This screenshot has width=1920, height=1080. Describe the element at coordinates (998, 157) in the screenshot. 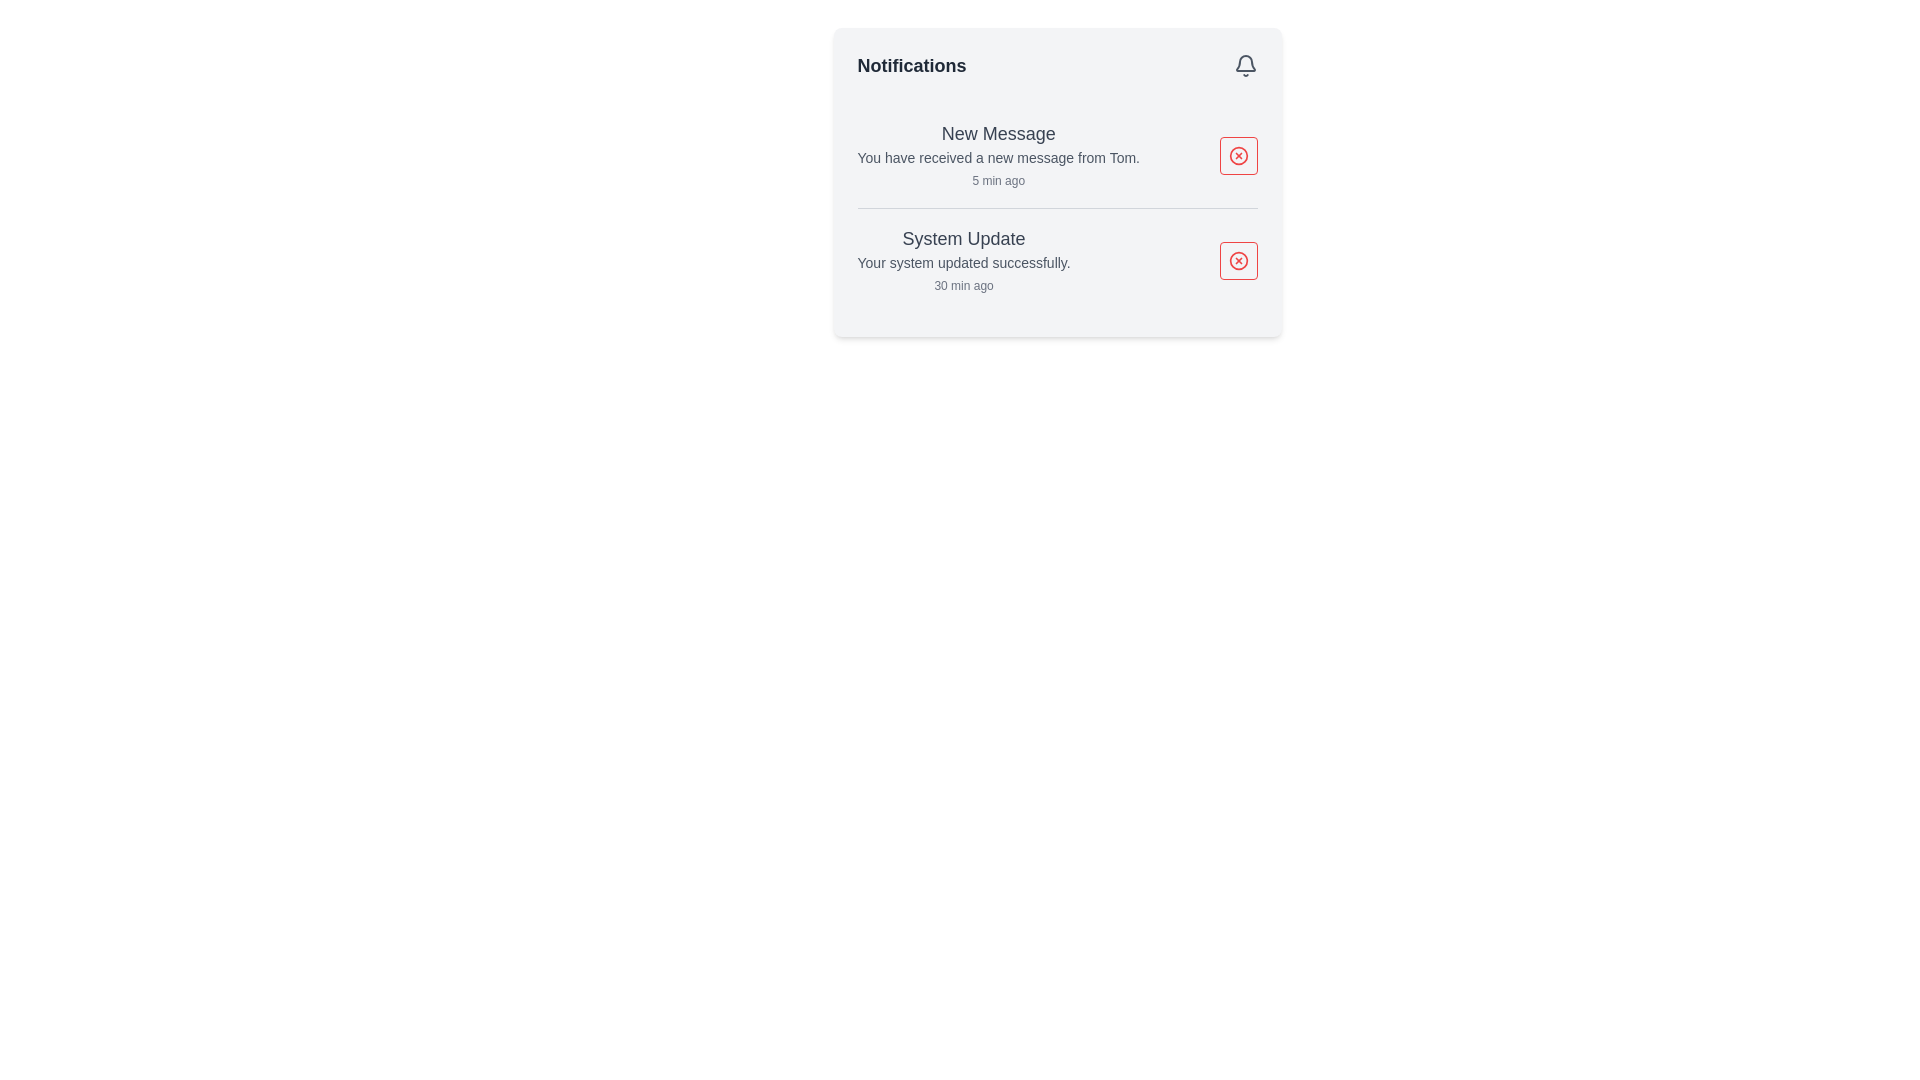

I see `static text located below the 'New Message' headline, which provides details about the notification and sender` at that location.